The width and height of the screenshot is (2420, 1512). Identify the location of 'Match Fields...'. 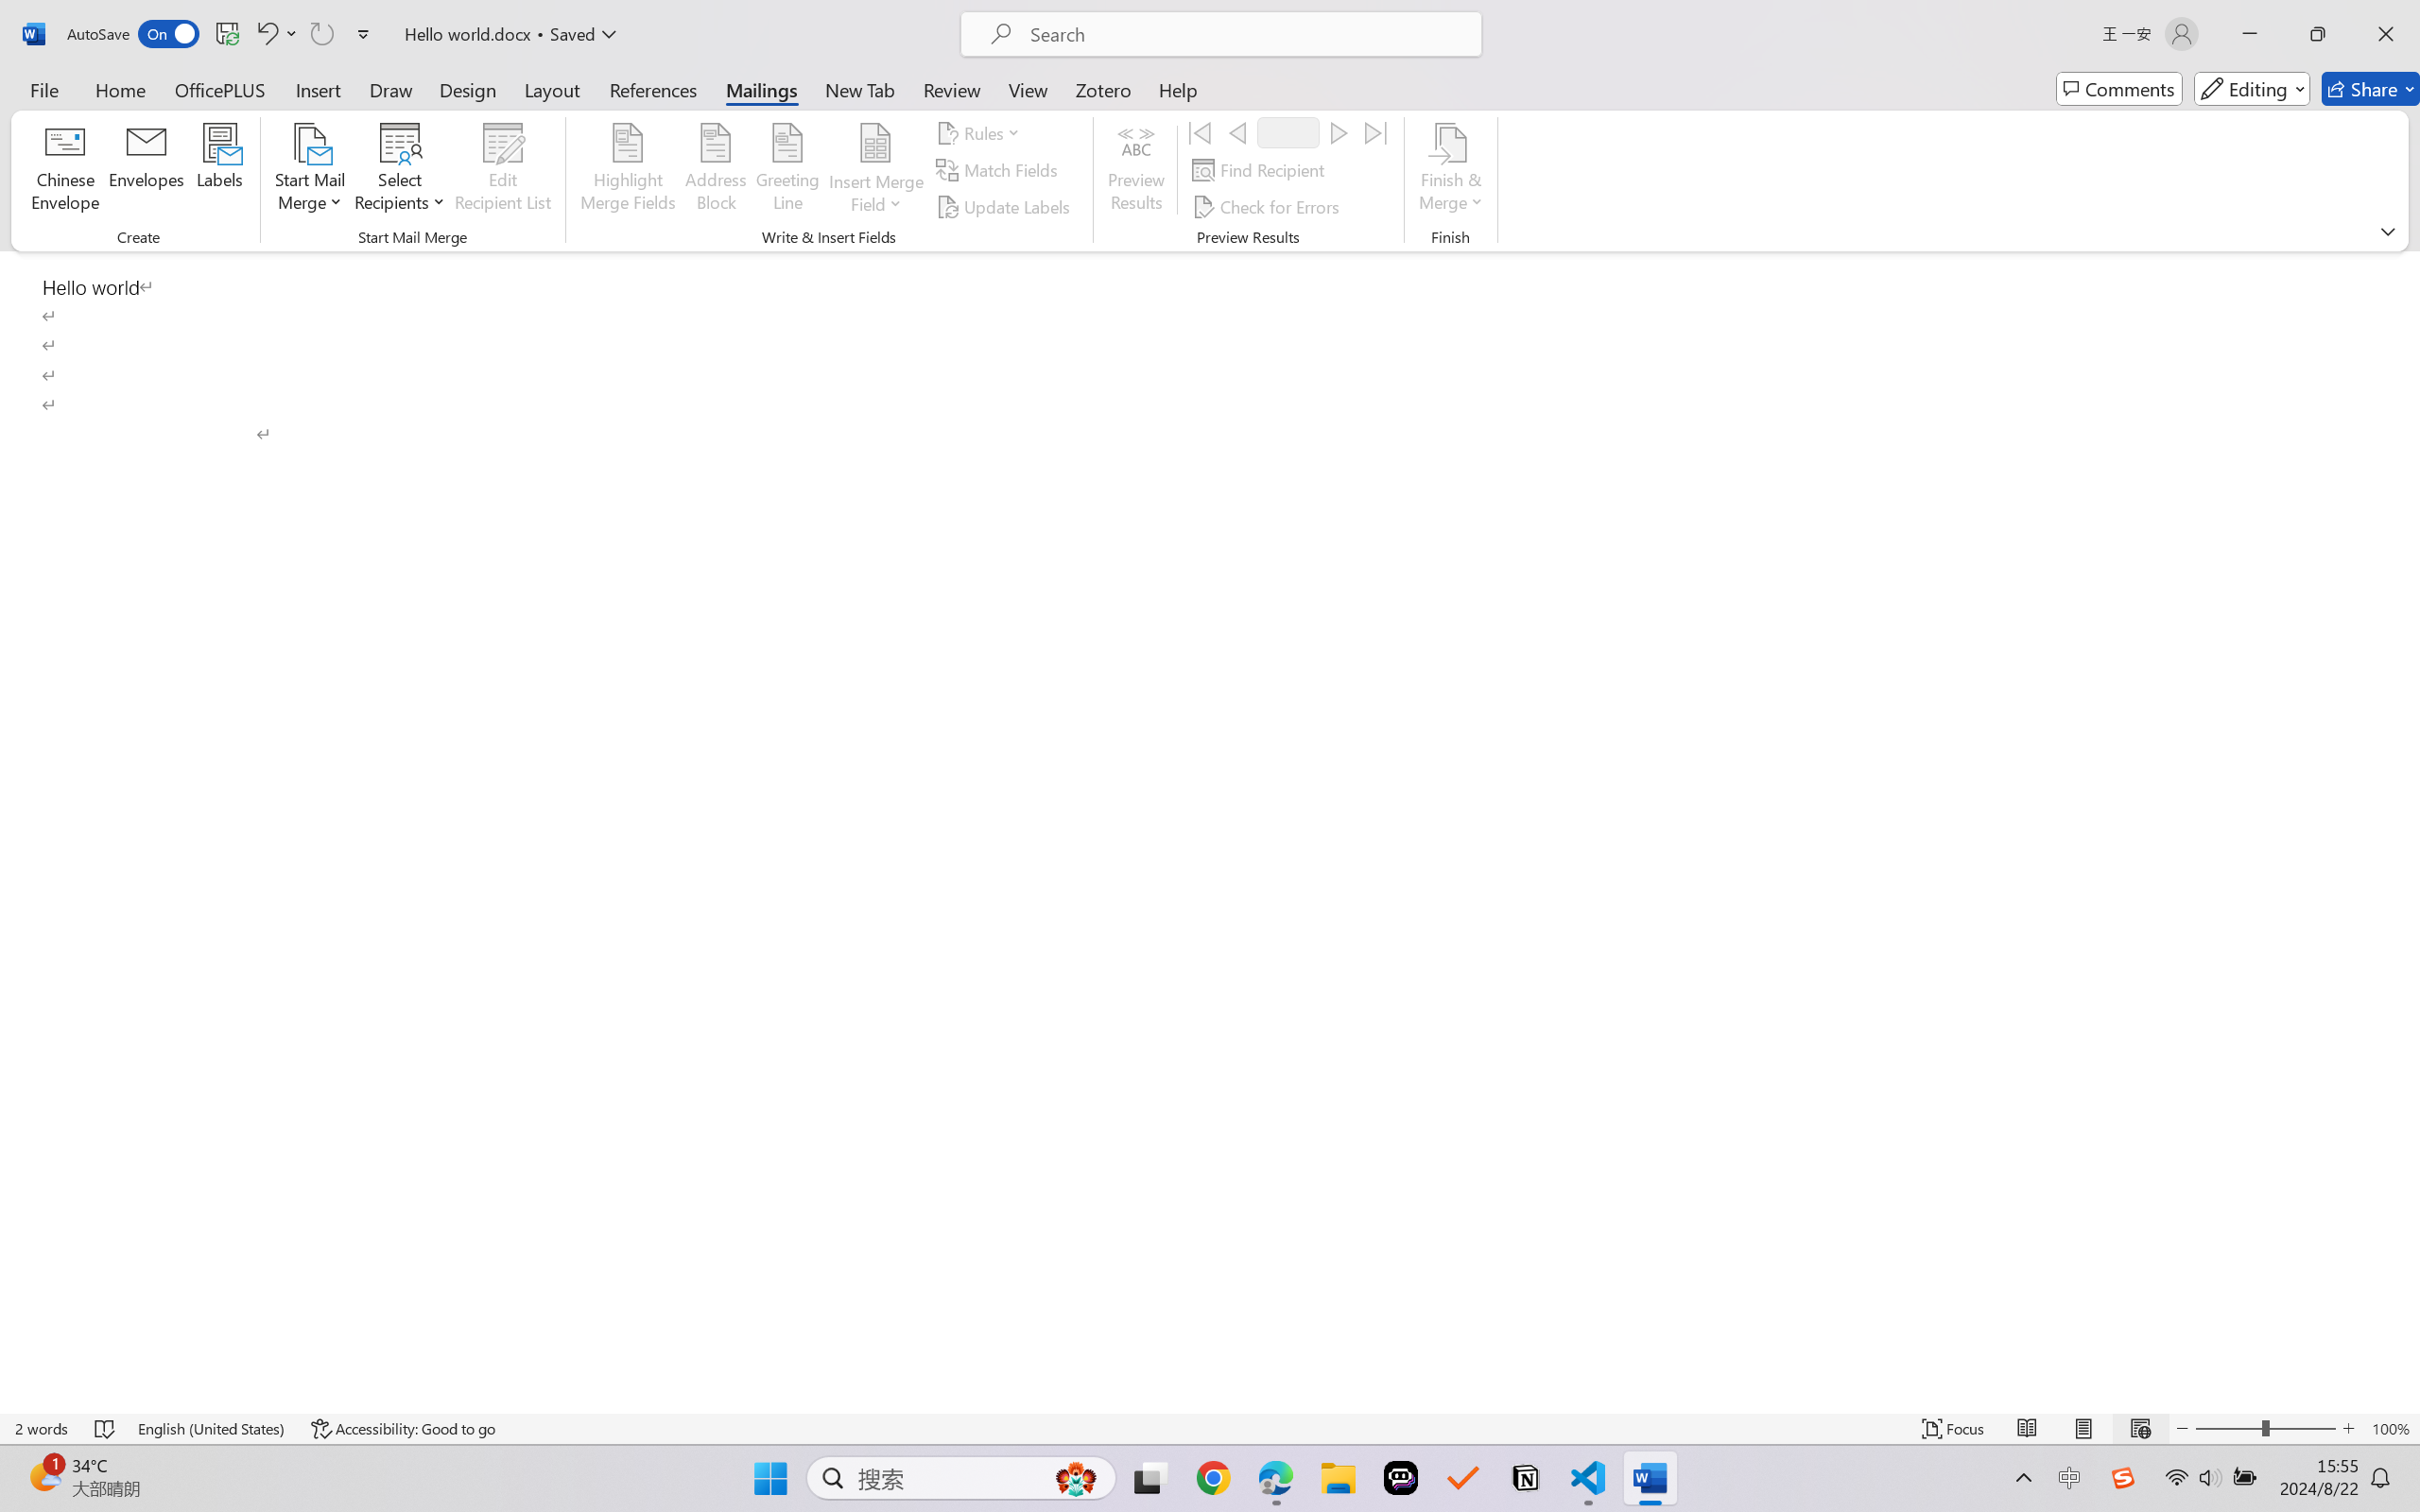
(998, 170).